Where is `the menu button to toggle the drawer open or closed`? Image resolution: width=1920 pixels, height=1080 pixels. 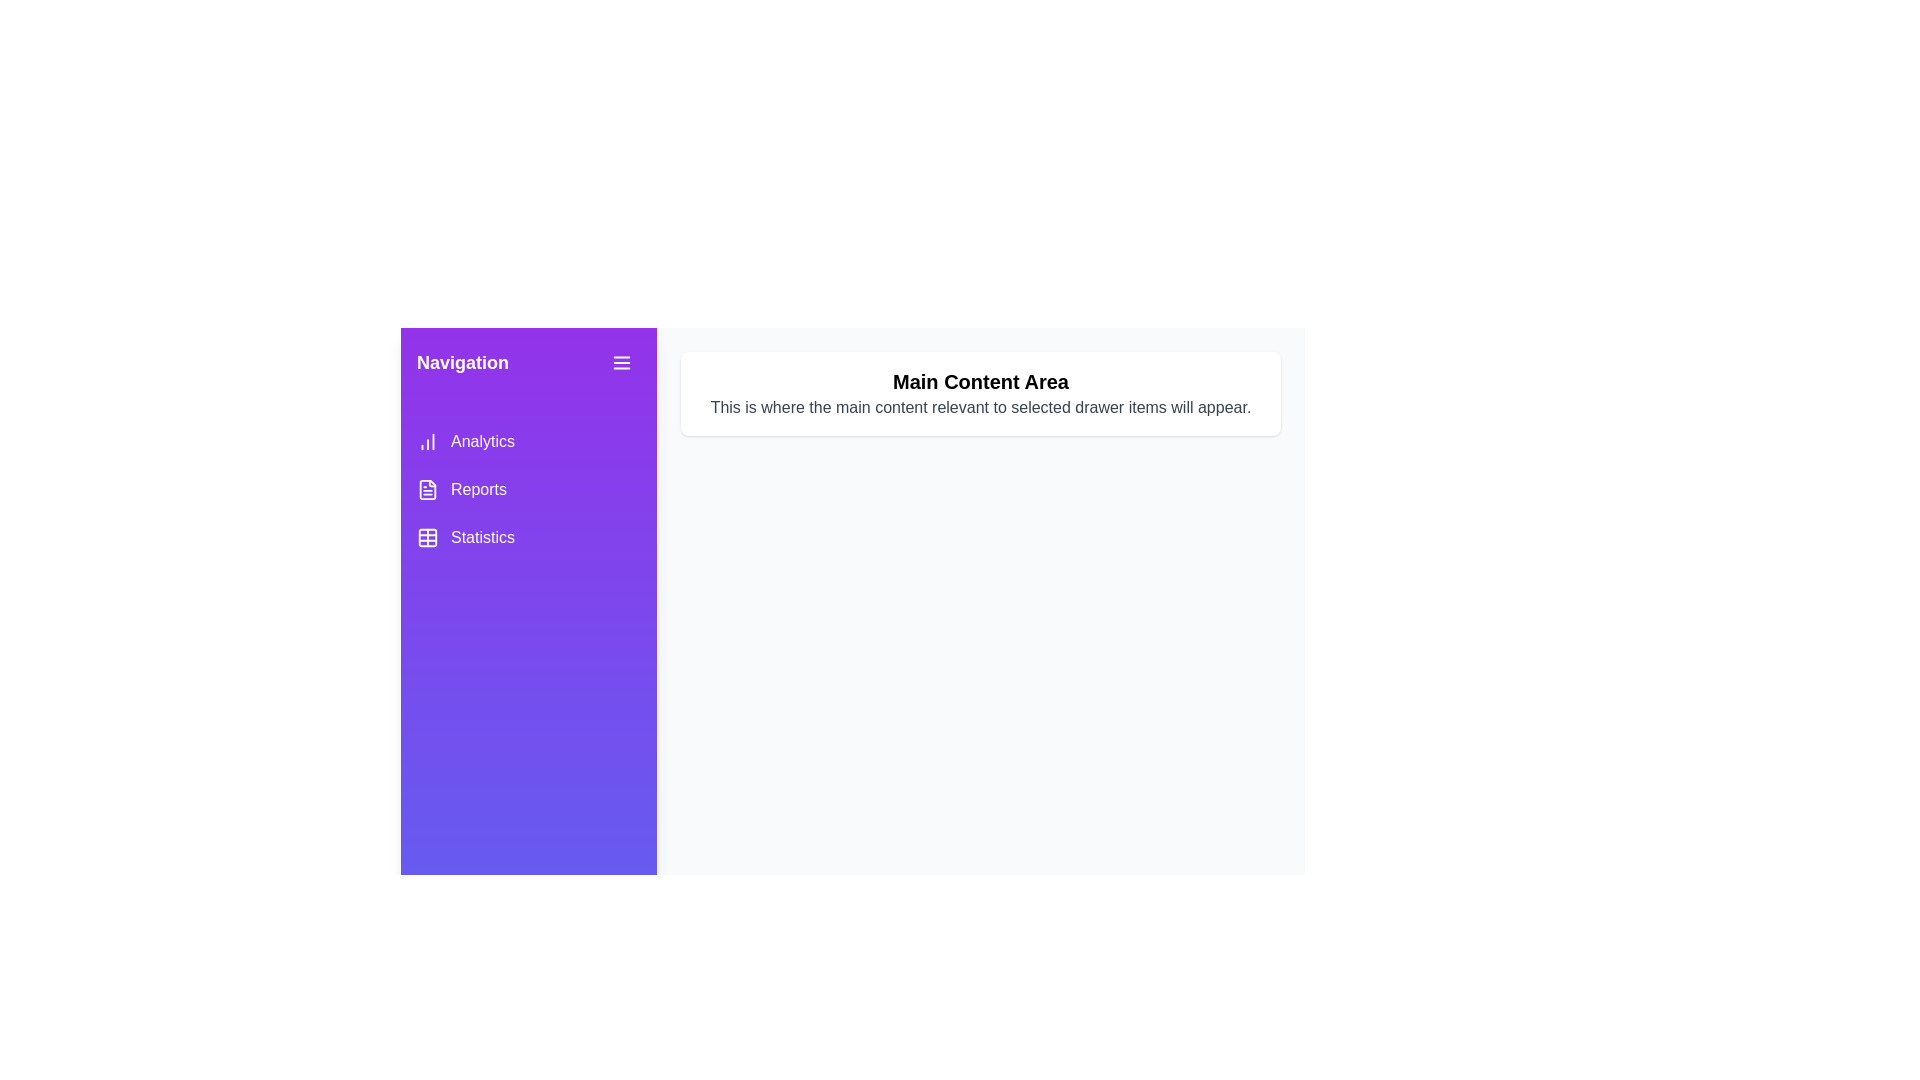 the menu button to toggle the drawer open or closed is located at coordinates (621, 362).